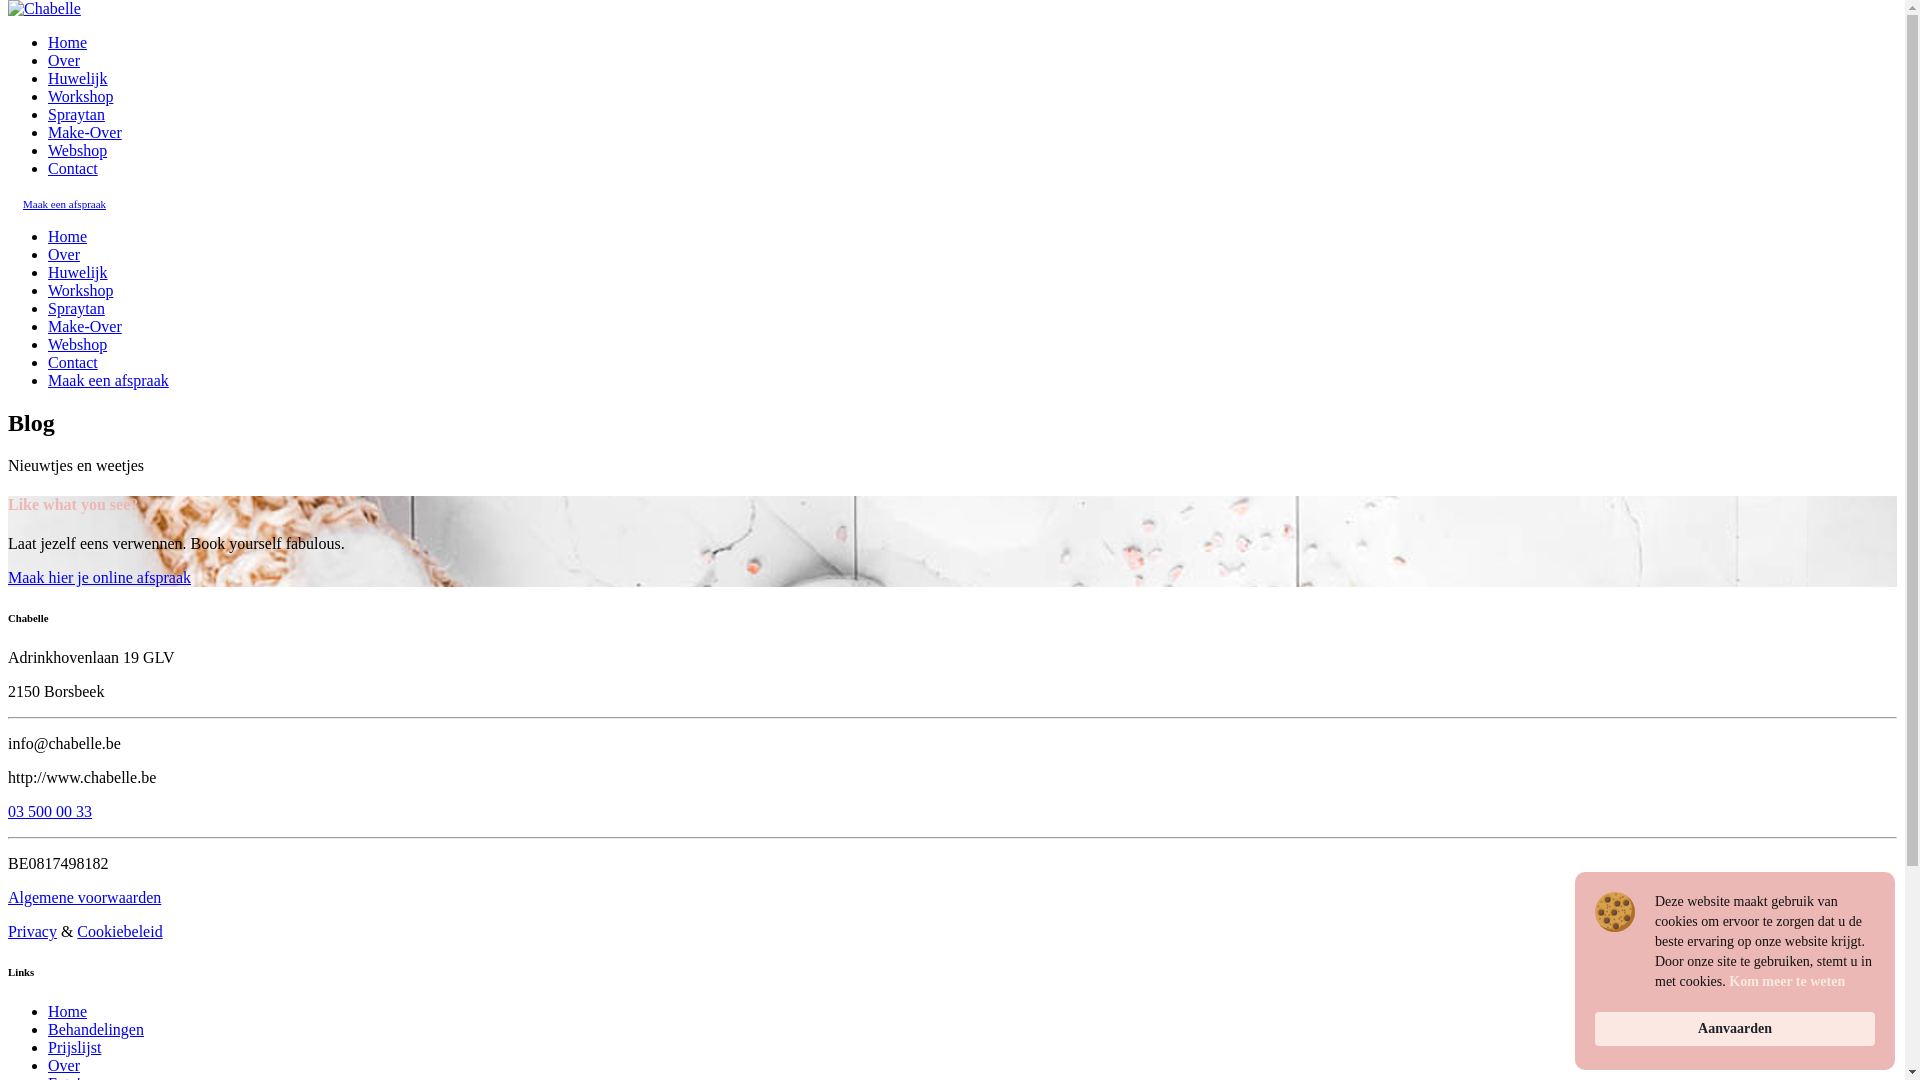  I want to click on 'Webshop', so click(77, 343).